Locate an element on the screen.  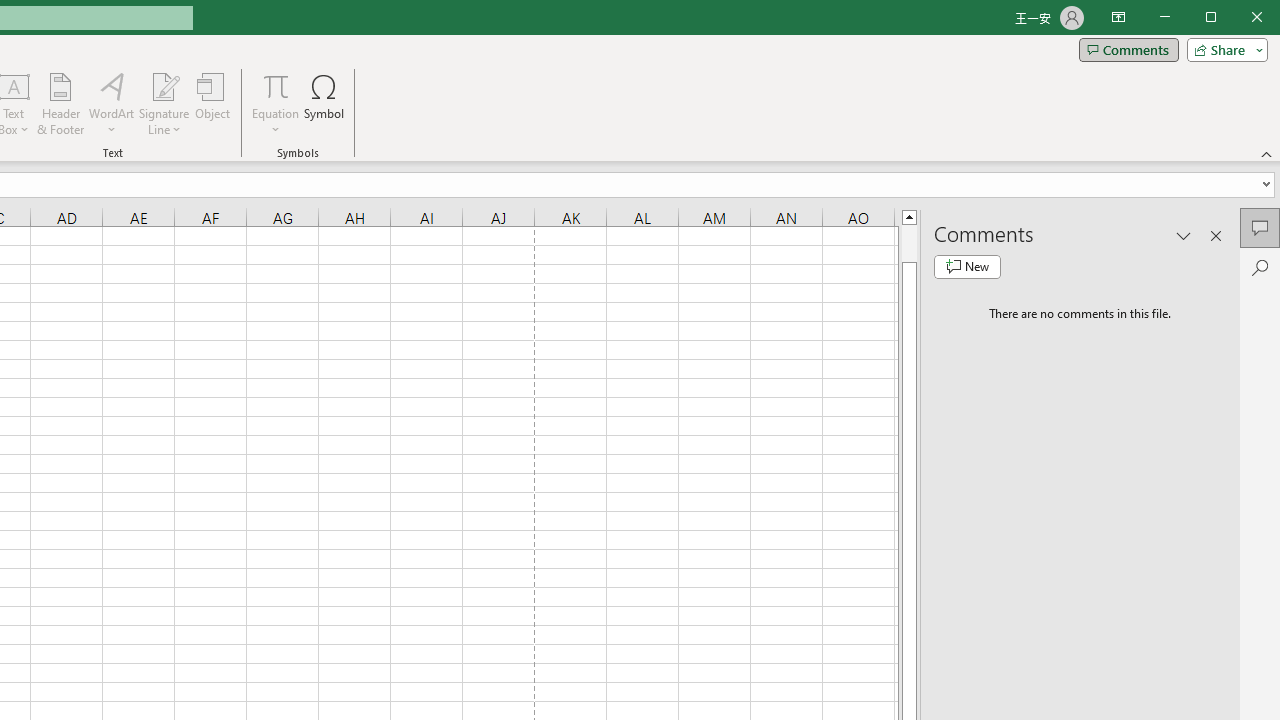
'Ribbon Display Options' is located at coordinates (1117, 18).